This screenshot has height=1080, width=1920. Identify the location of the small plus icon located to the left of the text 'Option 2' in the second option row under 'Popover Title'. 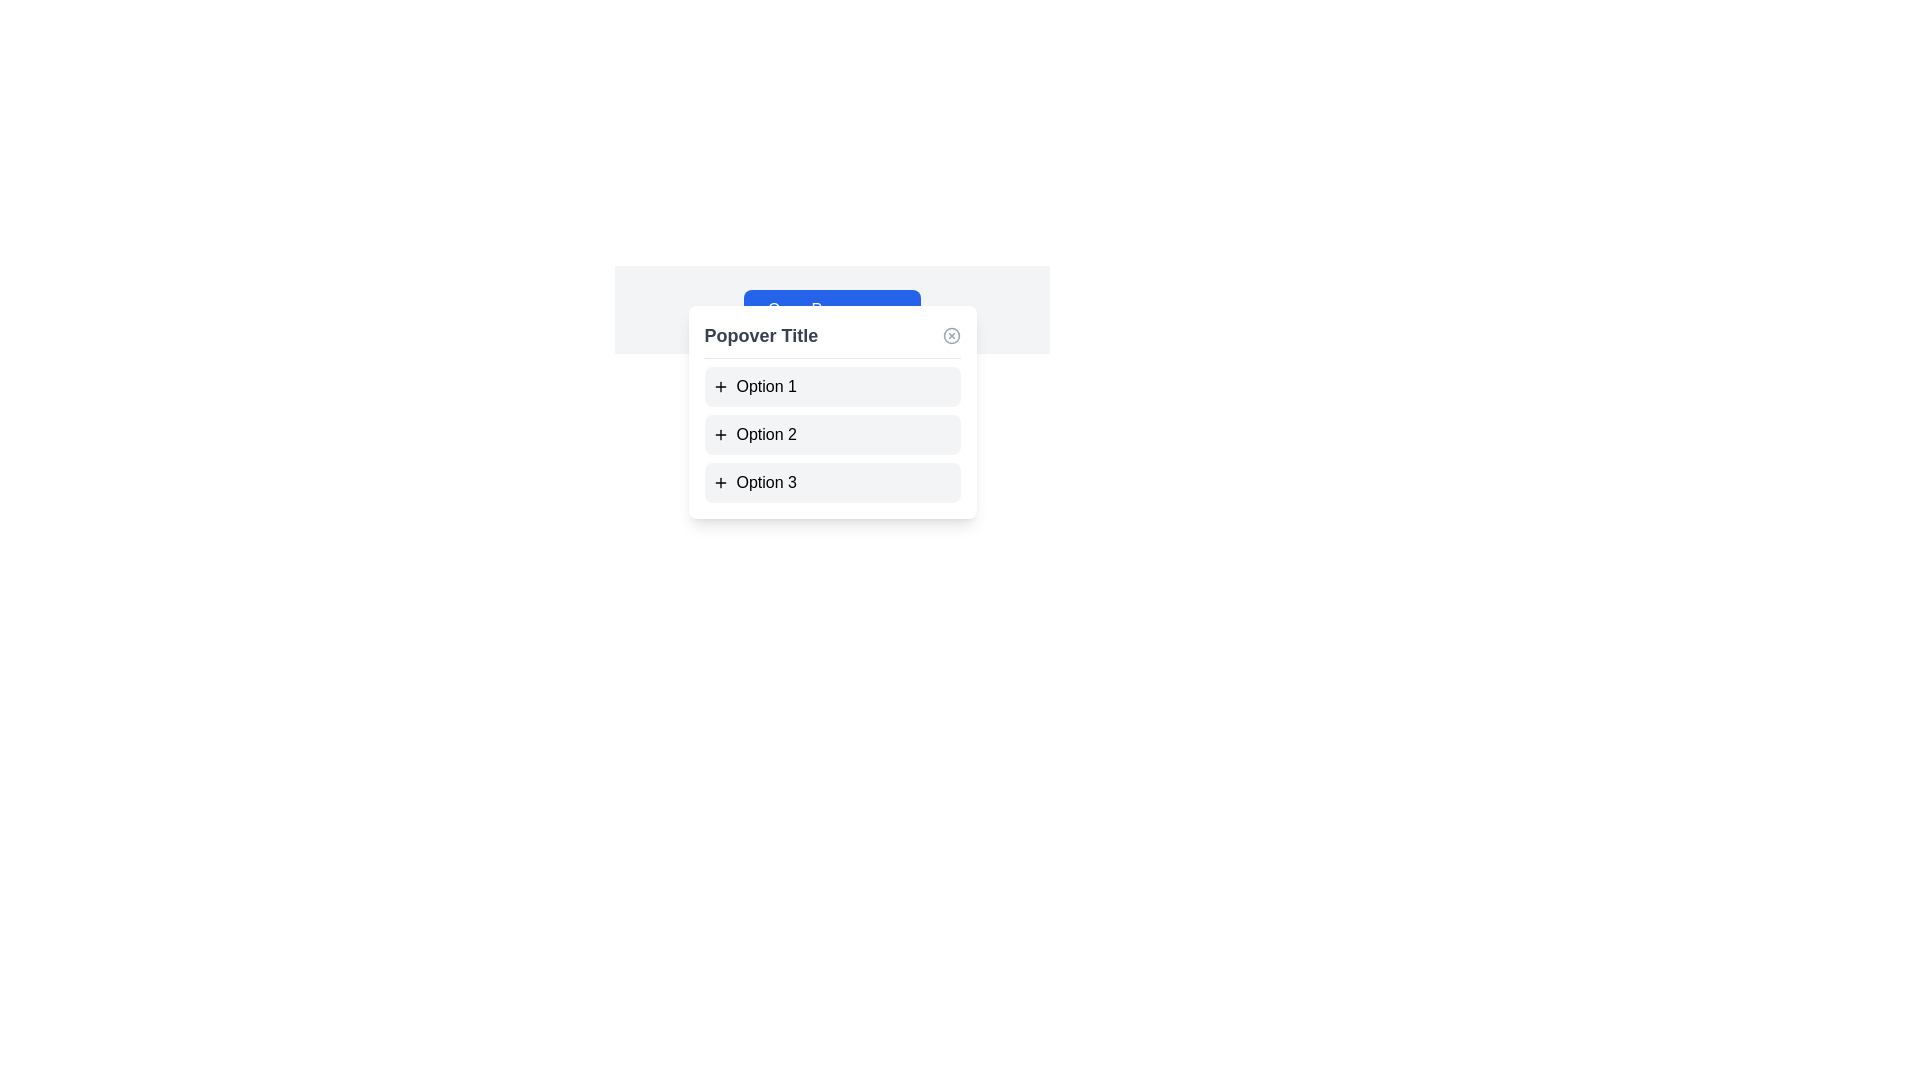
(720, 434).